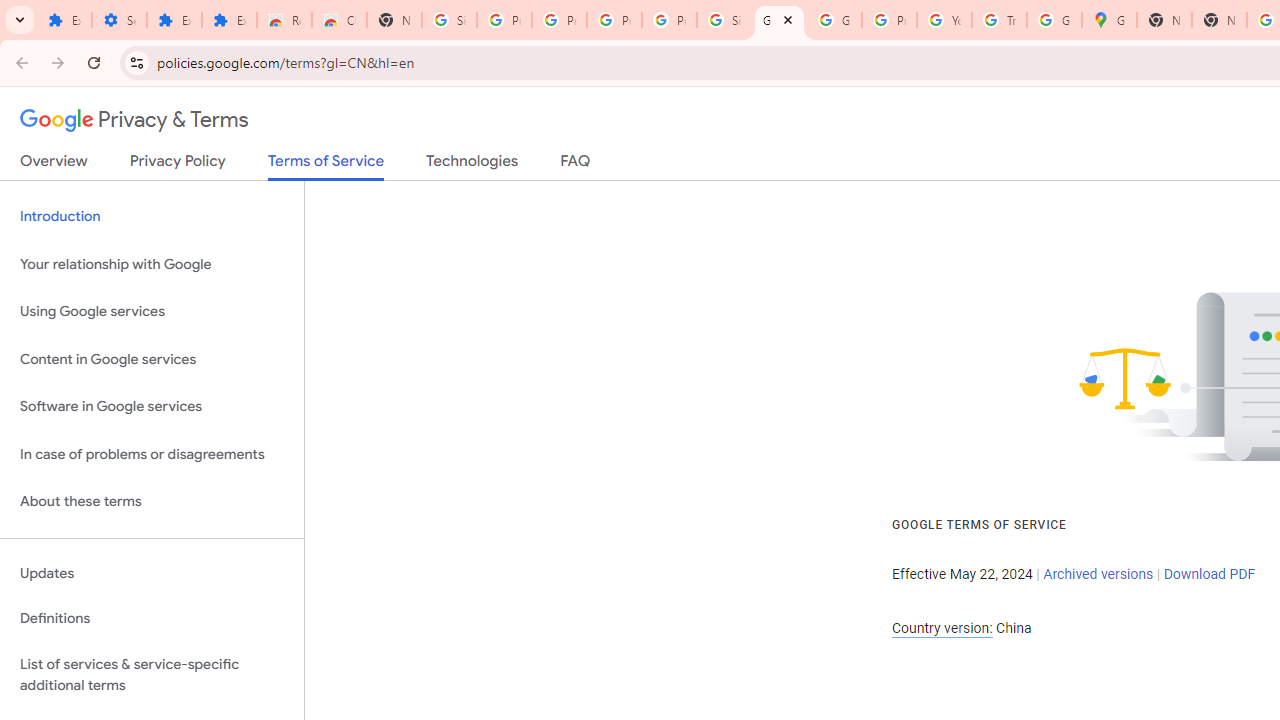 The width and height of the screenshot is (1280, 720). I want to click on 'Introduction', so click(151, 217).